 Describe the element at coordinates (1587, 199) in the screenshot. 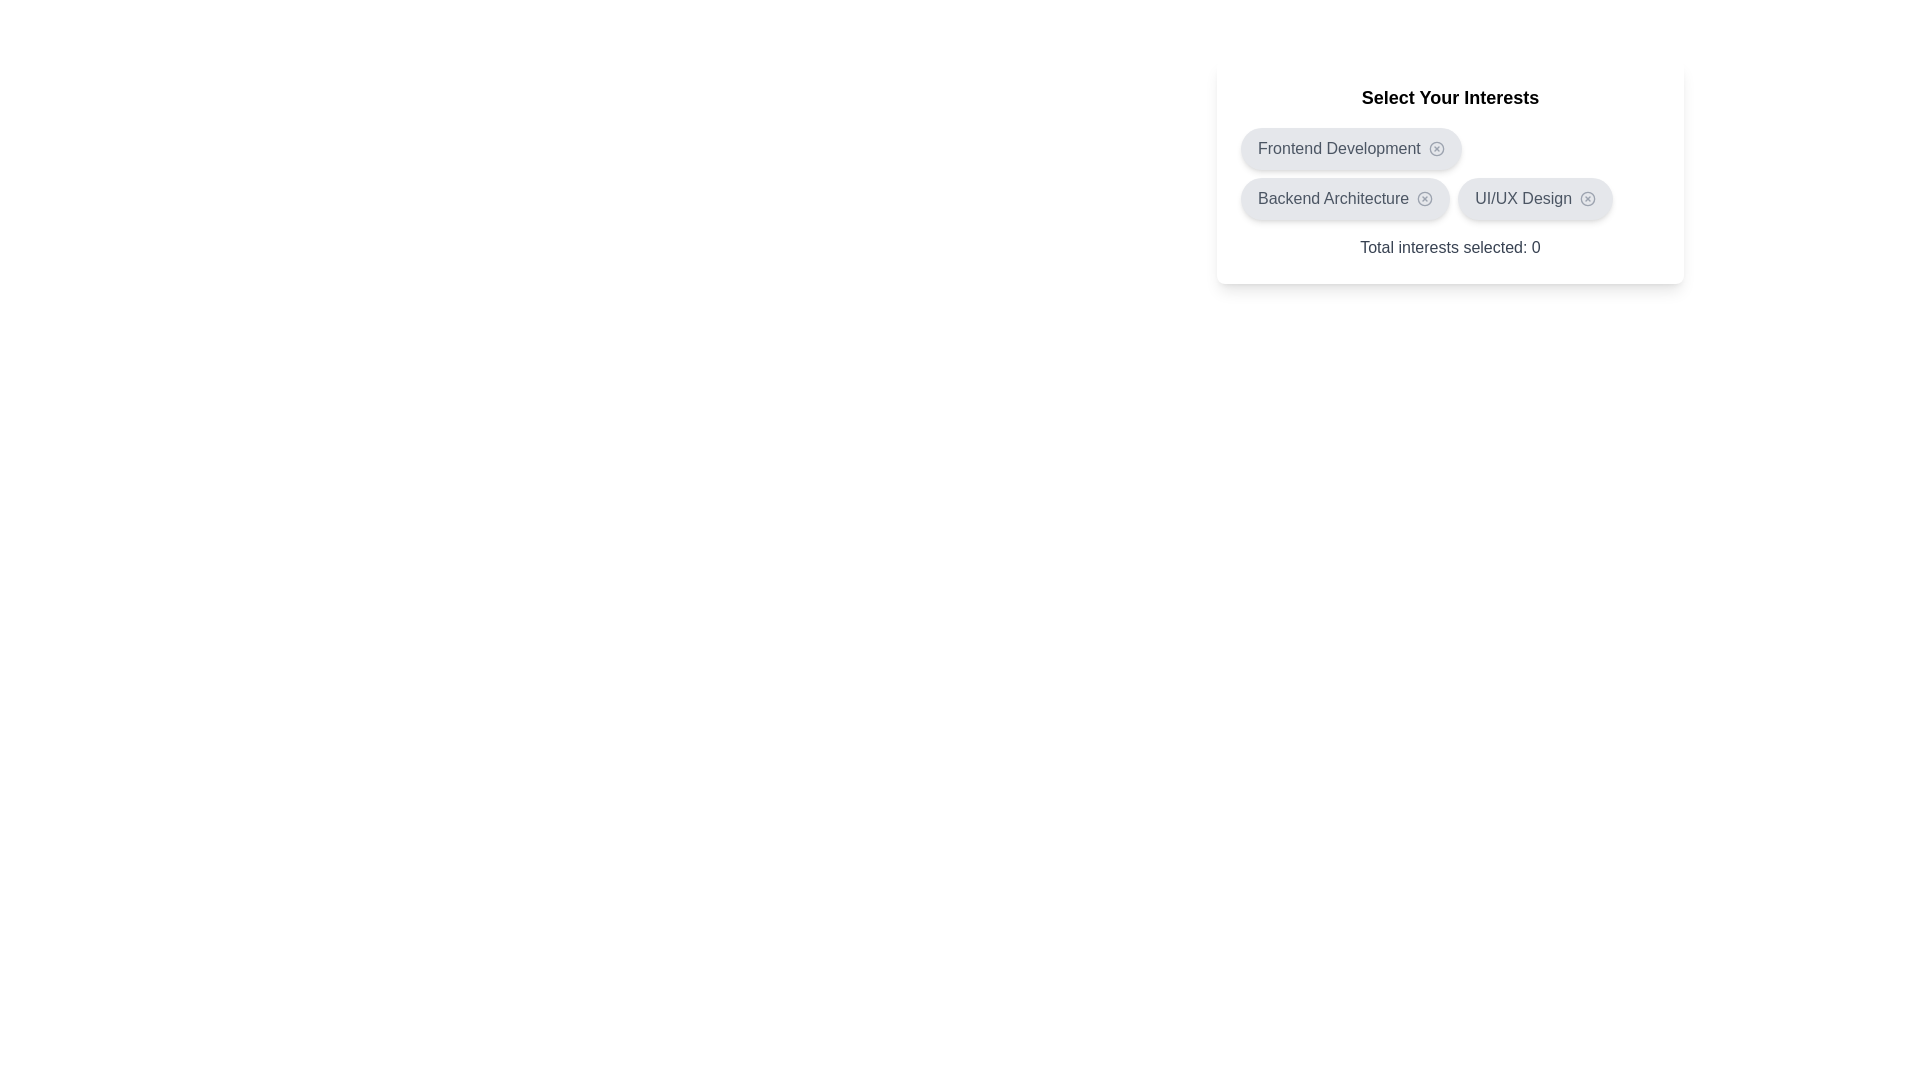

I see `the small circular close icon located to the right of the 'UI/UX Design' button` at that location.